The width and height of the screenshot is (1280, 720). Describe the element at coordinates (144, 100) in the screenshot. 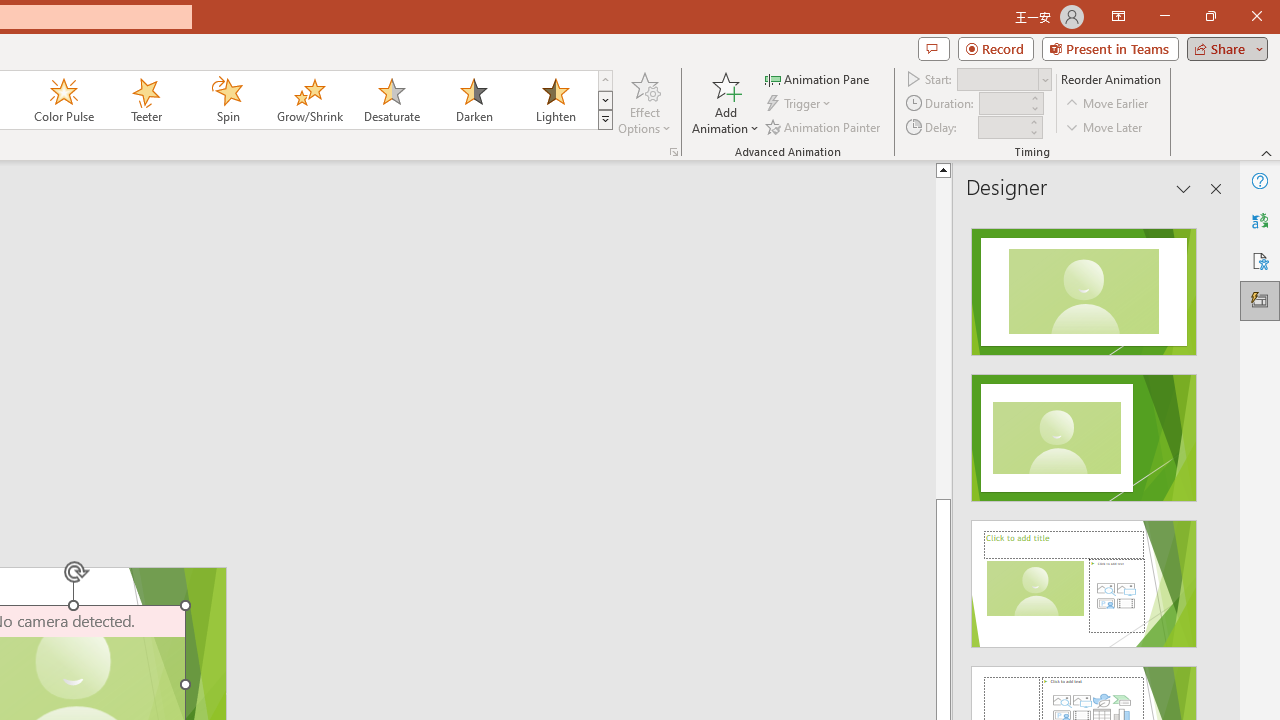

I see `'Teeter'` at that location.